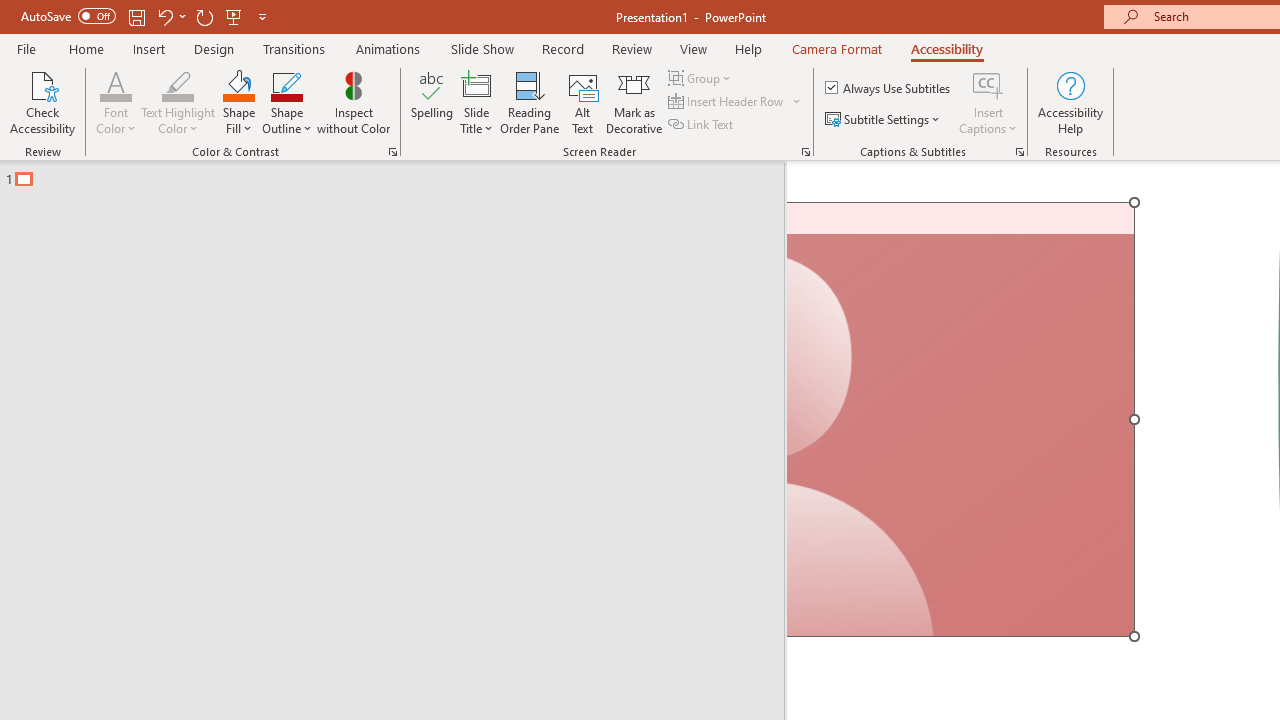 This screenshot has width=1280, height=720. Describe the element at coordinates (805, 150) in the screenshot. I see `'Screen Reader'` at that location.